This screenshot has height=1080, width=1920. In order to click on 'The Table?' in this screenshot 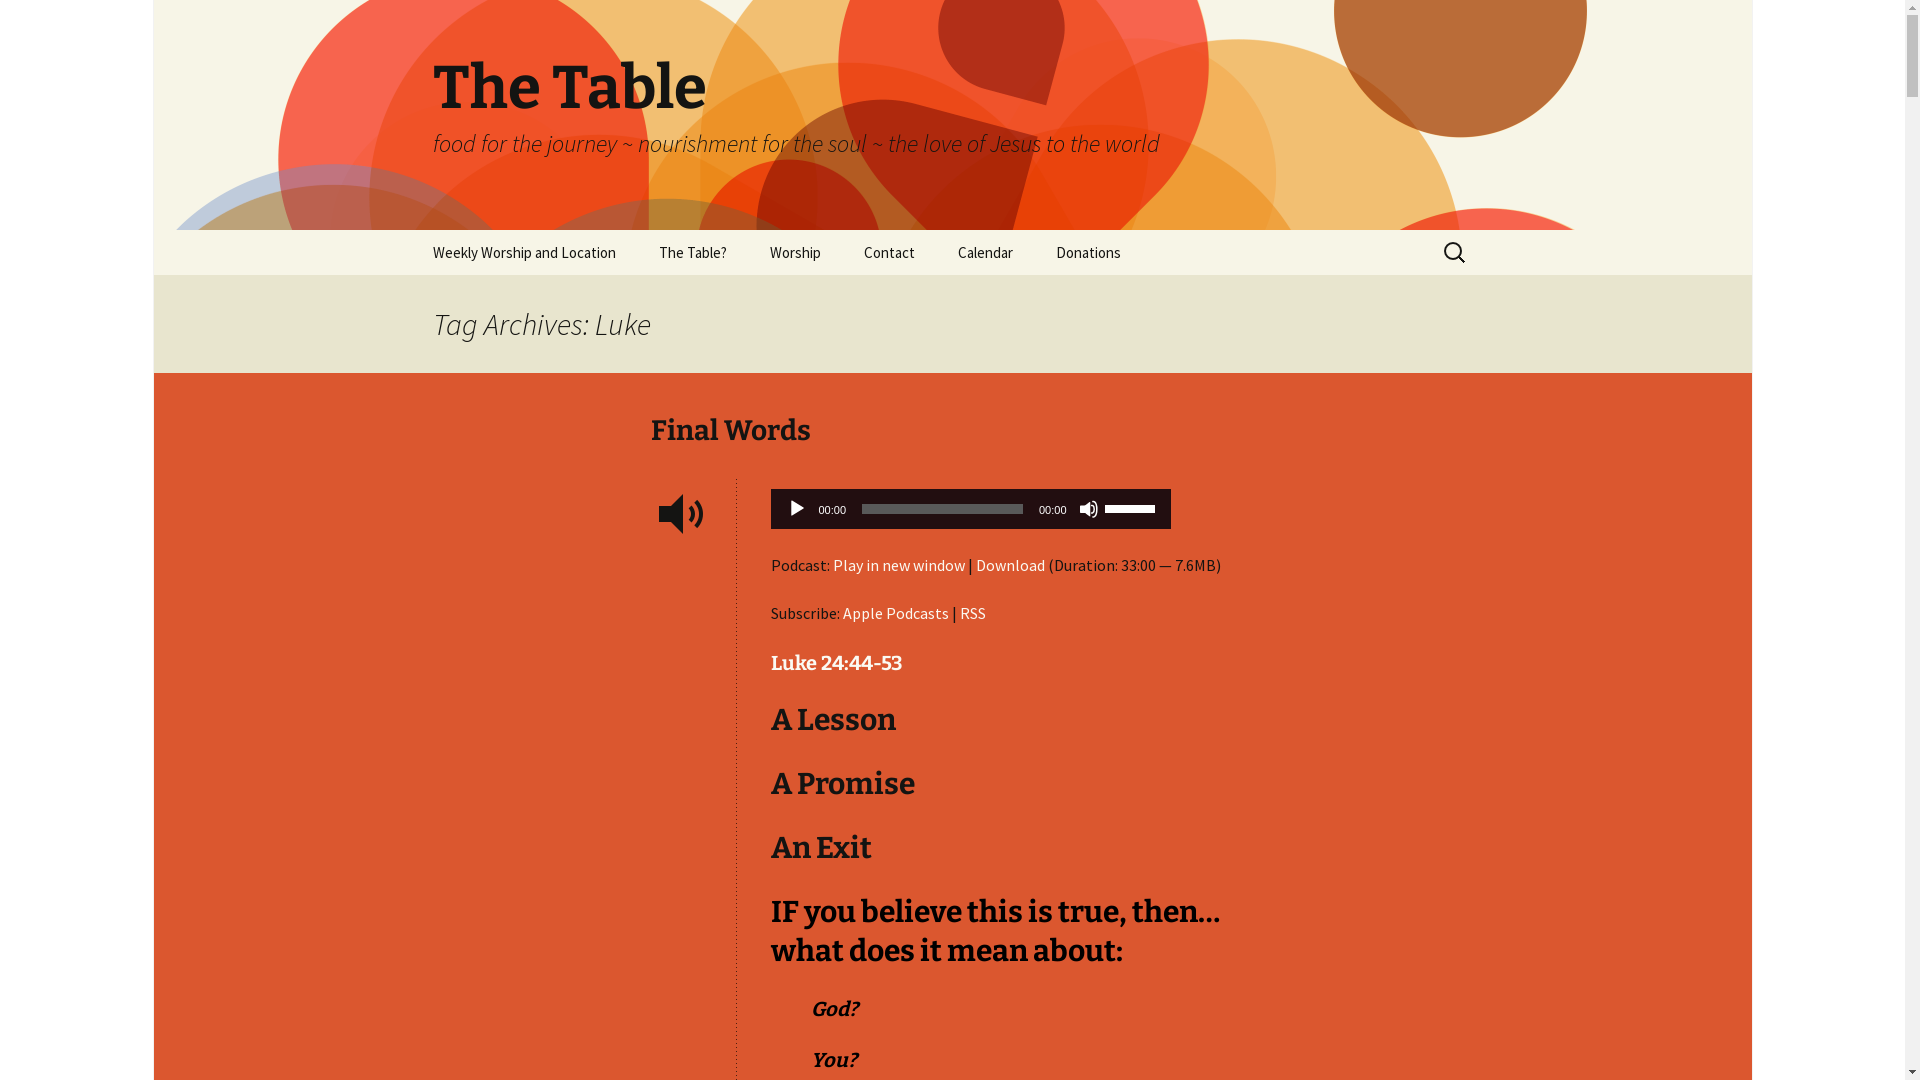, I will do `click(691, 251)`.